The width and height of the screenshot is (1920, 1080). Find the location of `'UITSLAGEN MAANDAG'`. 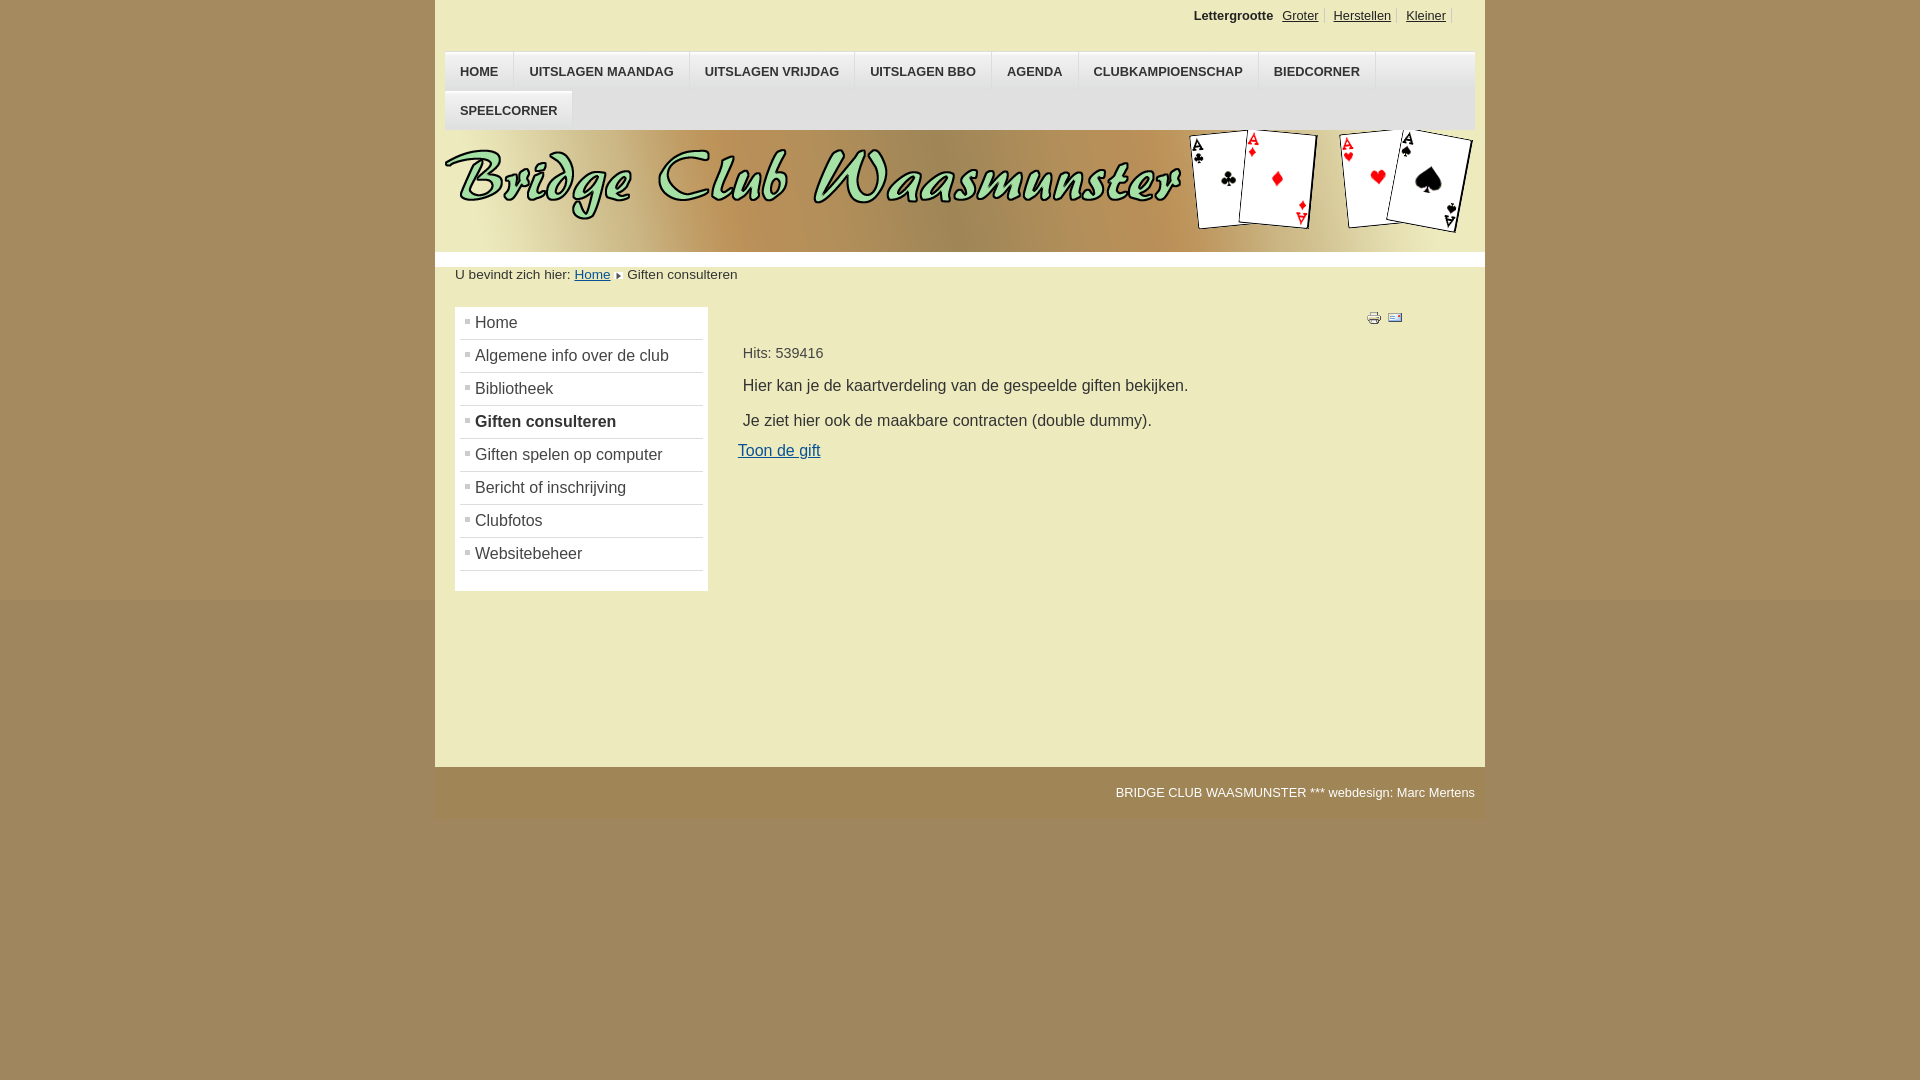

'UITSLAGEN MAANDAG' is located at coordinates (600, 70).